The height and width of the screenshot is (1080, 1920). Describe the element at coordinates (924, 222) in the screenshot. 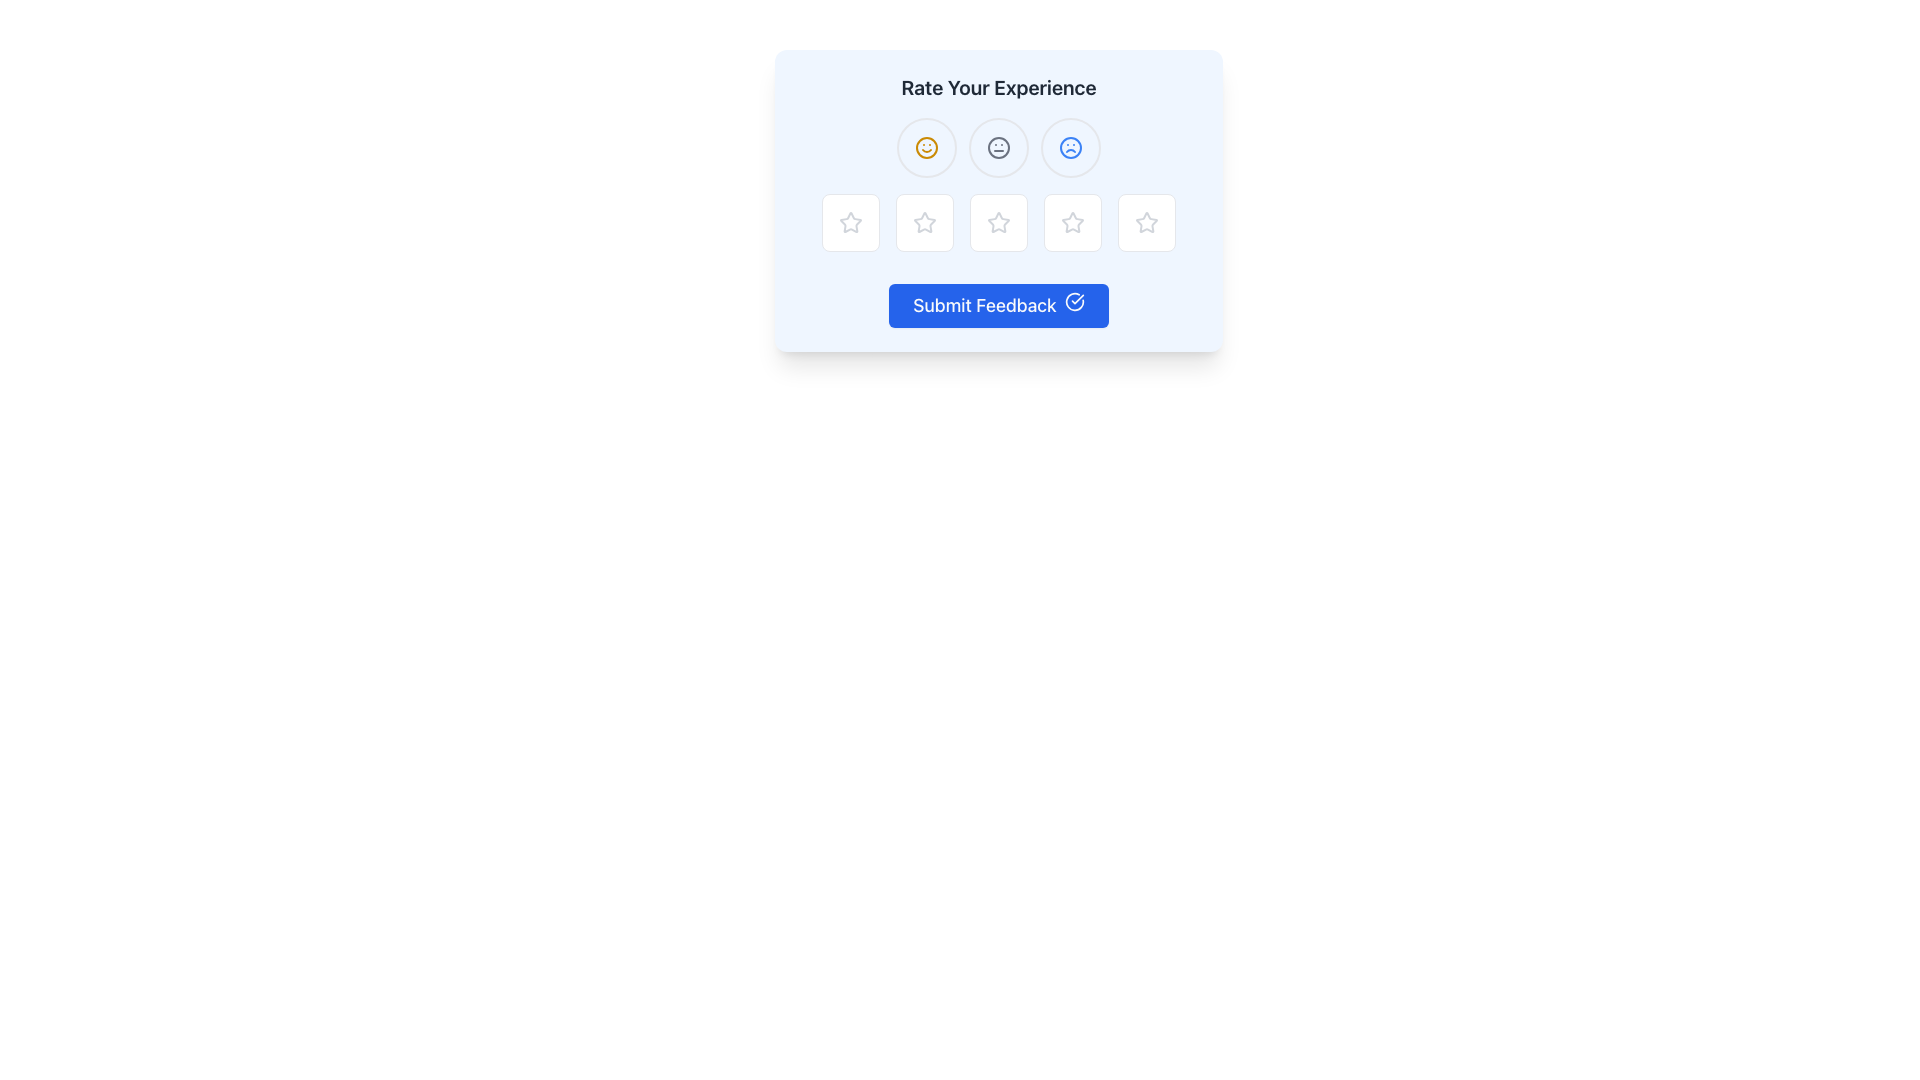

I see `keyboard navigation` at that location.